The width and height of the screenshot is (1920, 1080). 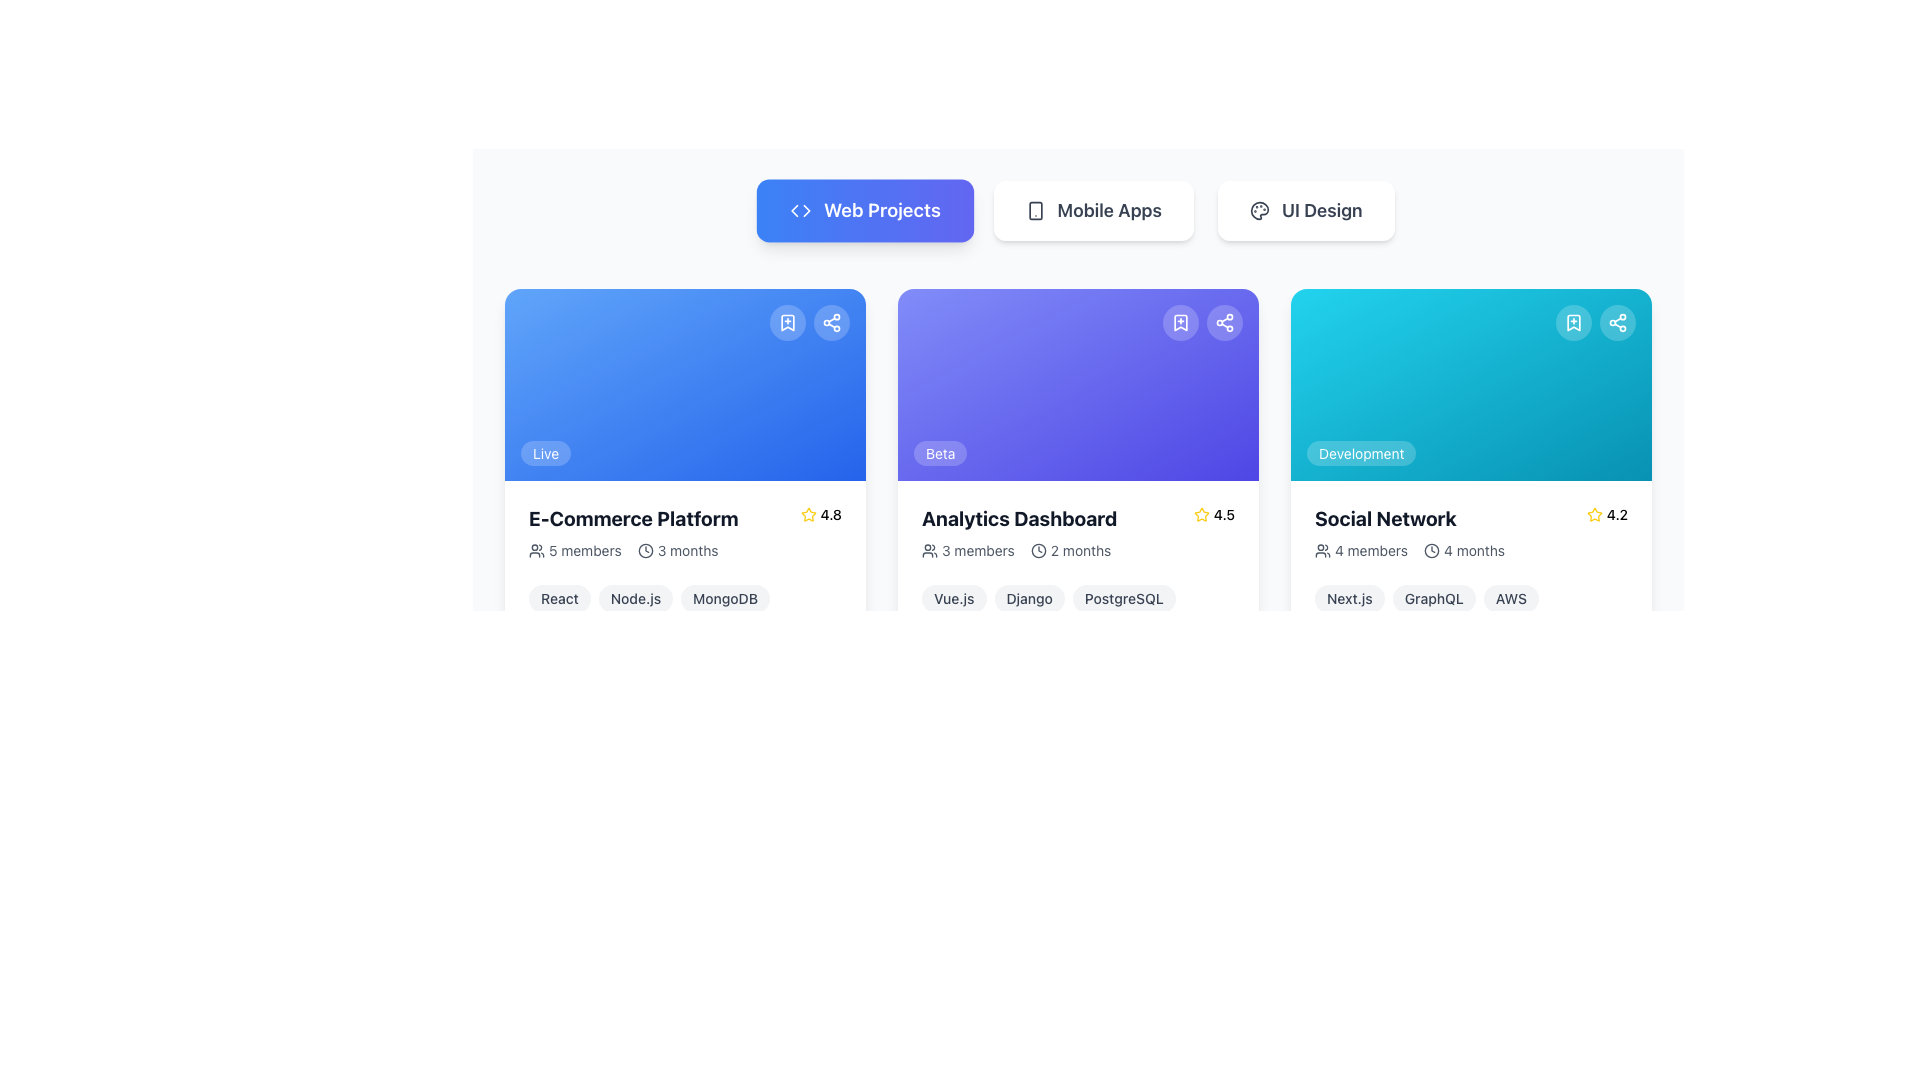 What do you see at coordinates (1360, 551) in the screenshot?
I see `text label displaying the number of members associated with the 'Social Network' project, located below the card's title and above the '4 months' label in the third column` at bounding box center [1360, 551].